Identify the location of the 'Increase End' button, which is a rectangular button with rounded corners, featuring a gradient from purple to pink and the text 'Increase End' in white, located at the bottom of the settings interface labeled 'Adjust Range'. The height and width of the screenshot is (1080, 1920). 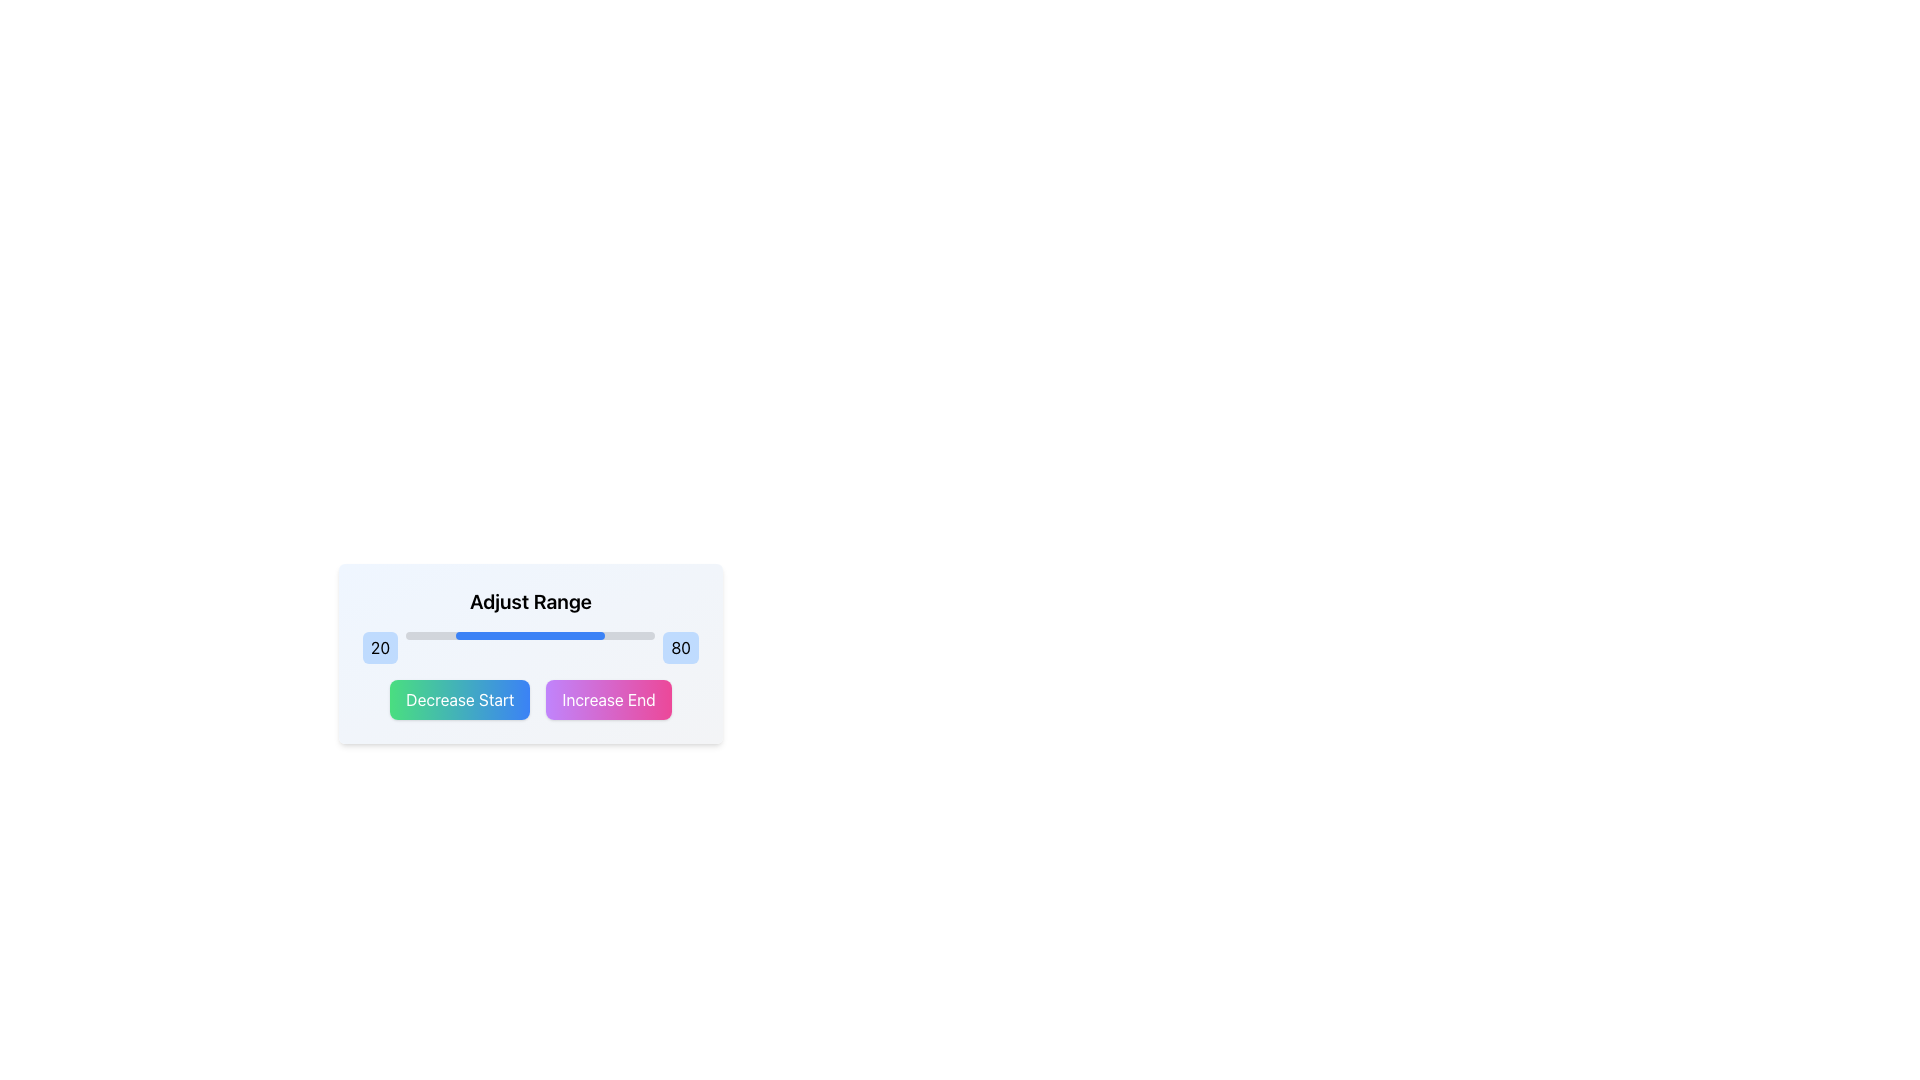
(608, 698).